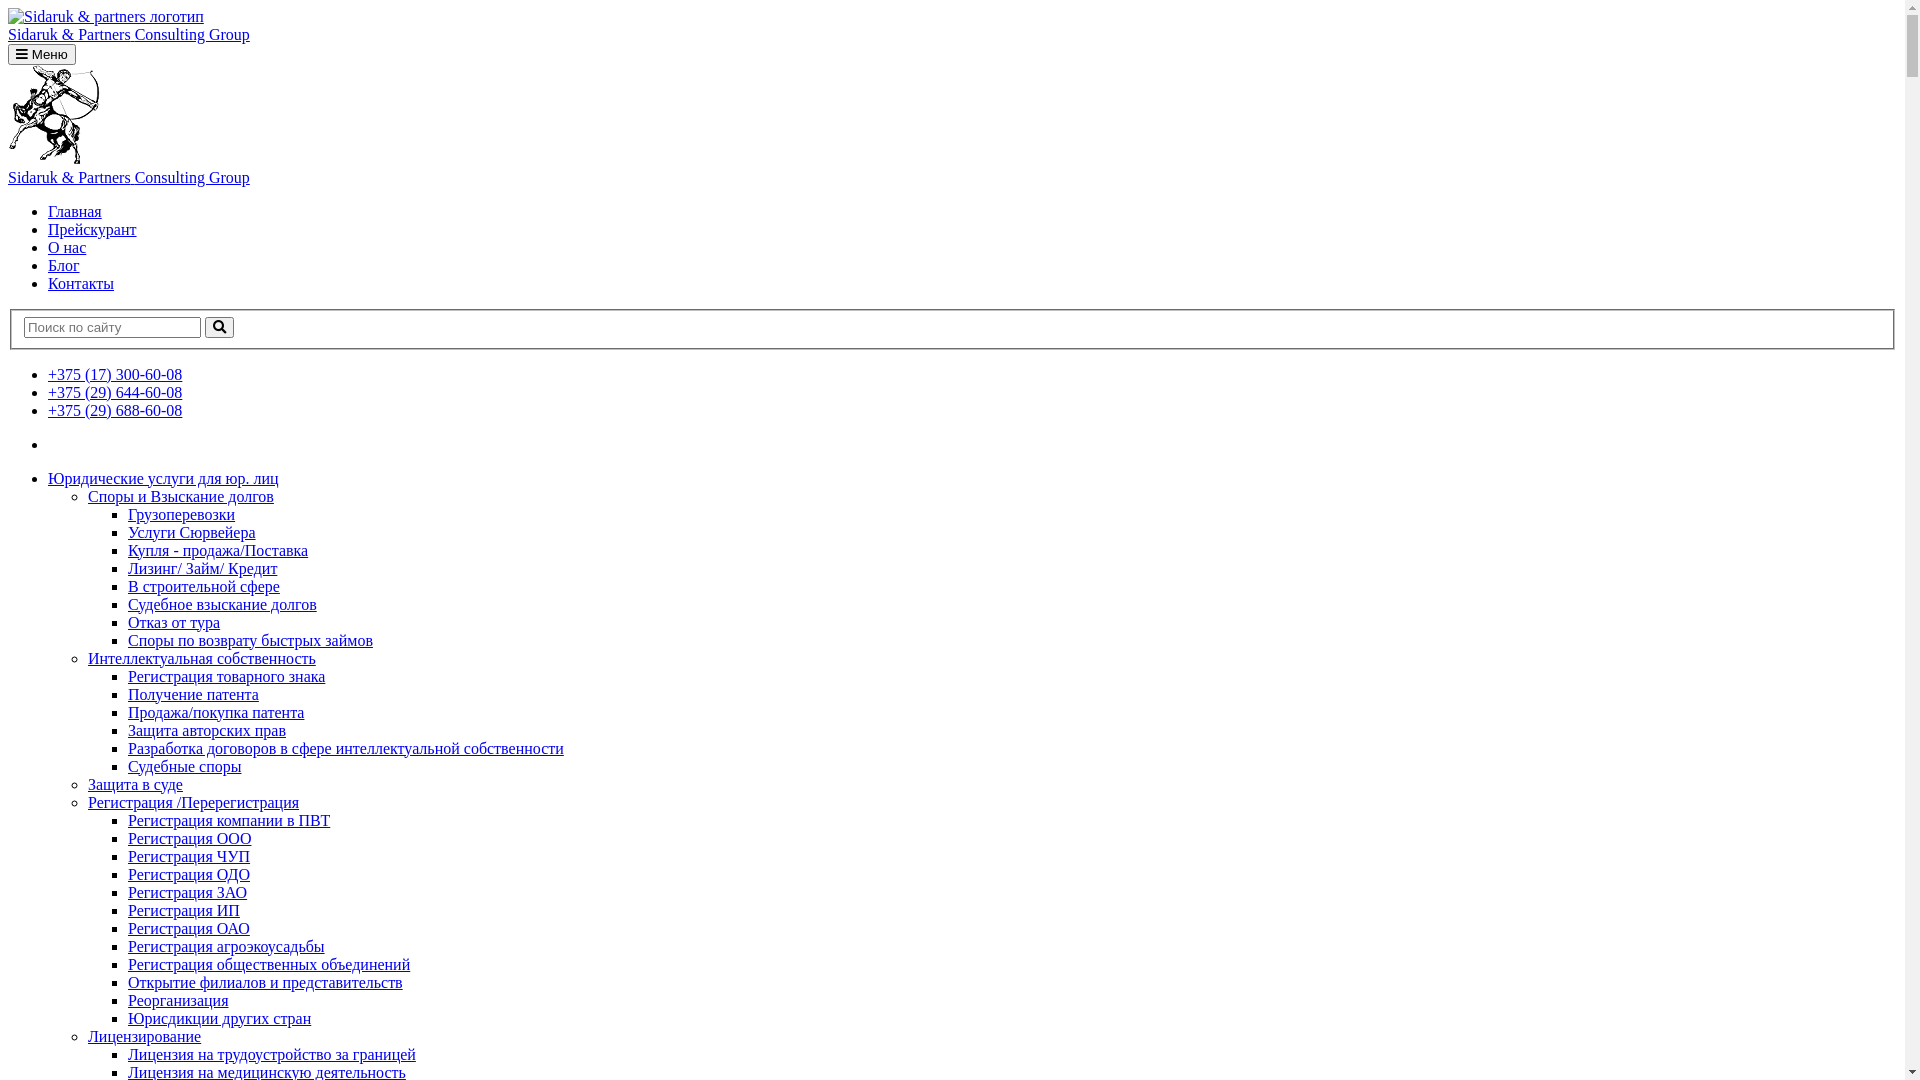  What do you see at coordinates (951, 26) in the screenshot?
I see `'Sidaruk & Partners Consulting Group'` at bounding box center [951, 26].